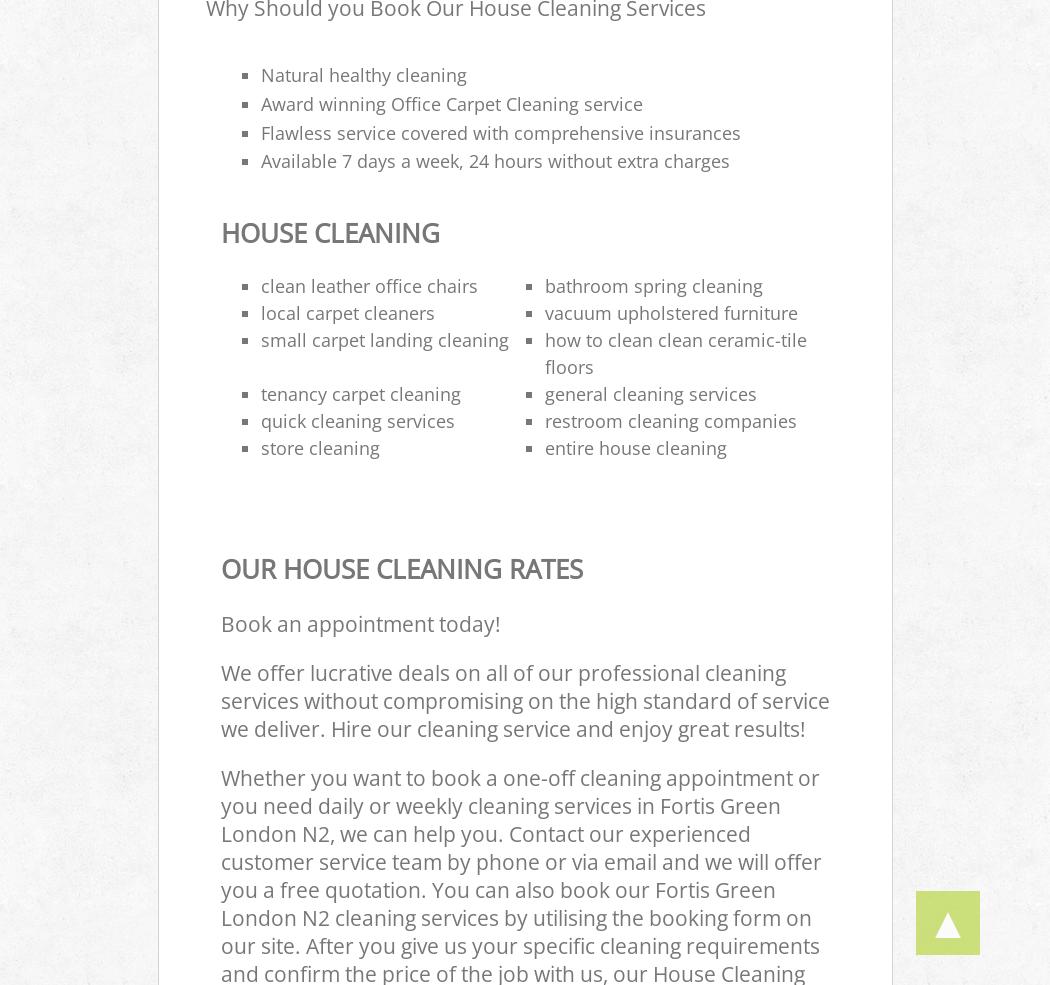 The height and width of the screenshot is (985, 1050). Describe the element at coordinates (499, 131) in the screenshot. I see `'Flawless service covered with comprehensive insurances'` at that location.